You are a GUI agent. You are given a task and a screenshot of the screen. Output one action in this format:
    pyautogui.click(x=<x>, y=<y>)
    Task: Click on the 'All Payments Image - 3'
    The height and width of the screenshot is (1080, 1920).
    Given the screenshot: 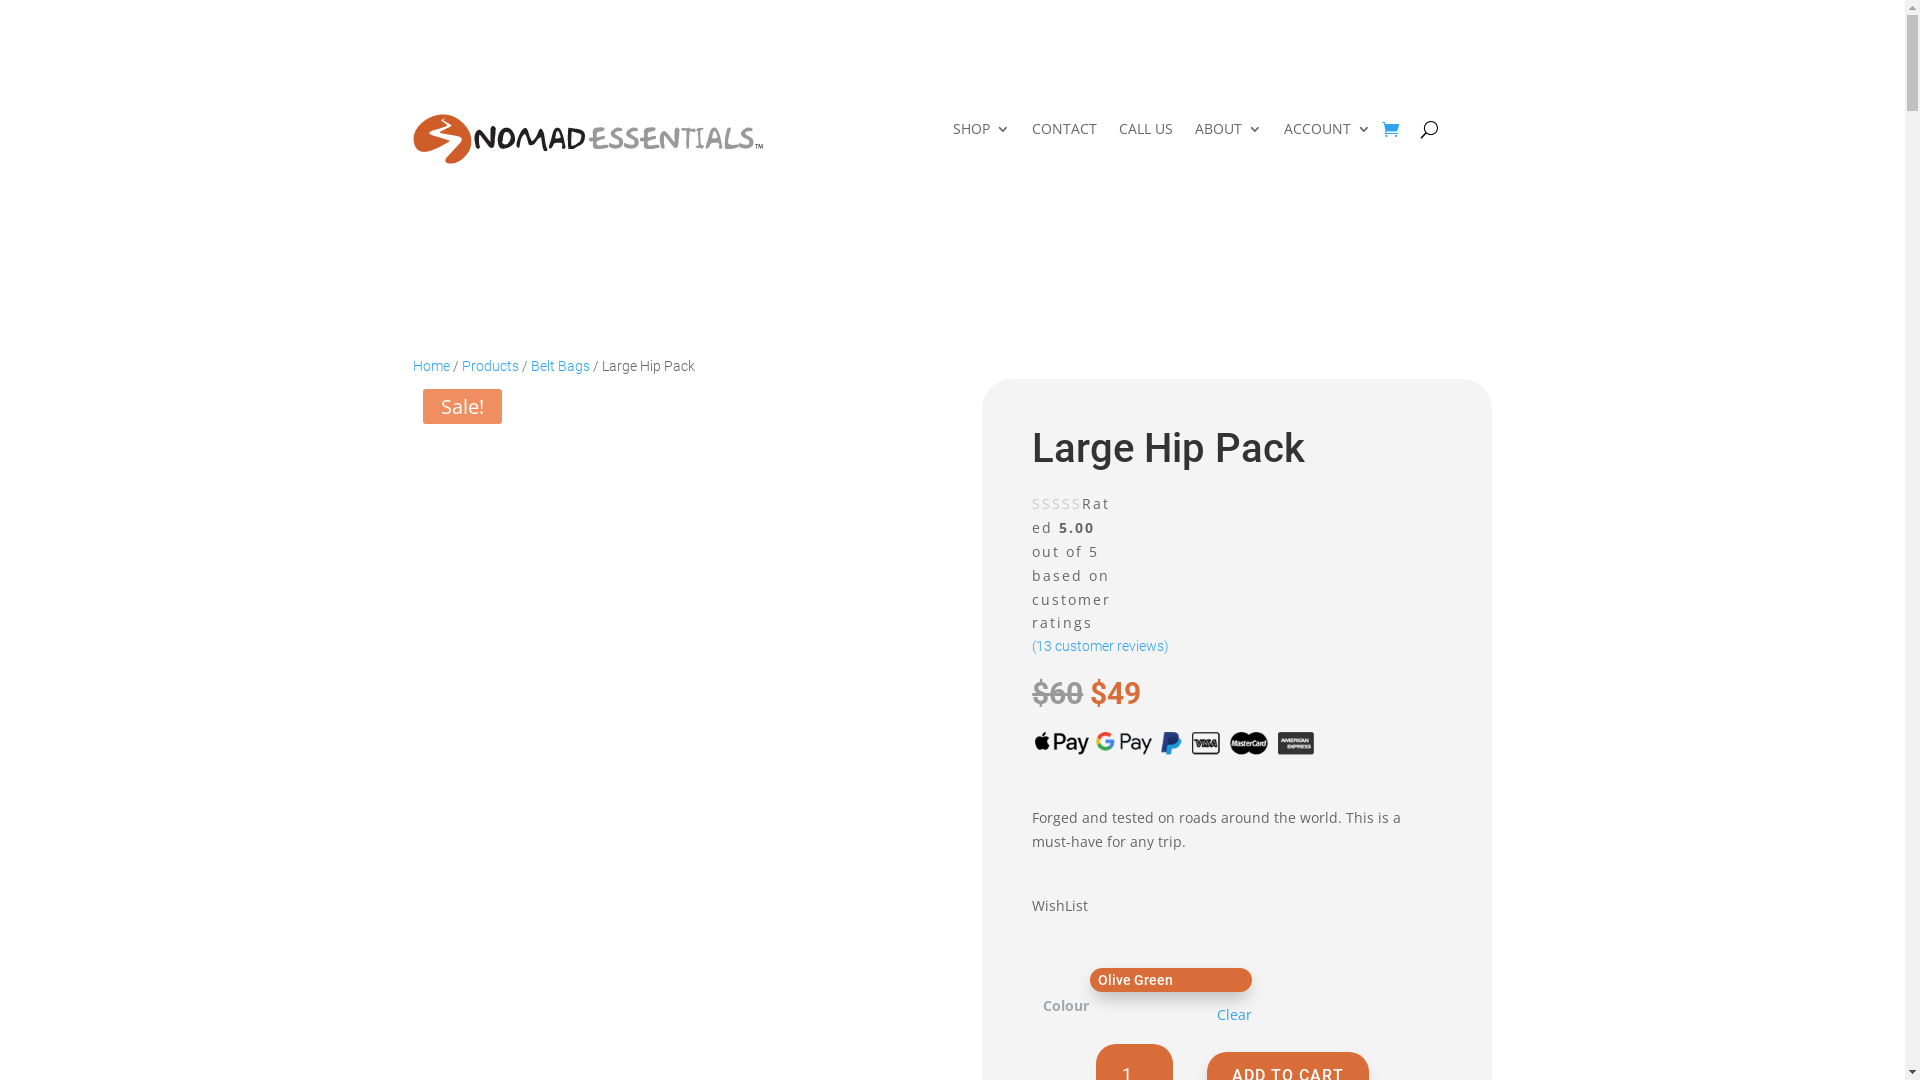 What is the action you would take?
    pyautogui.click(x=1175, y=742)
    